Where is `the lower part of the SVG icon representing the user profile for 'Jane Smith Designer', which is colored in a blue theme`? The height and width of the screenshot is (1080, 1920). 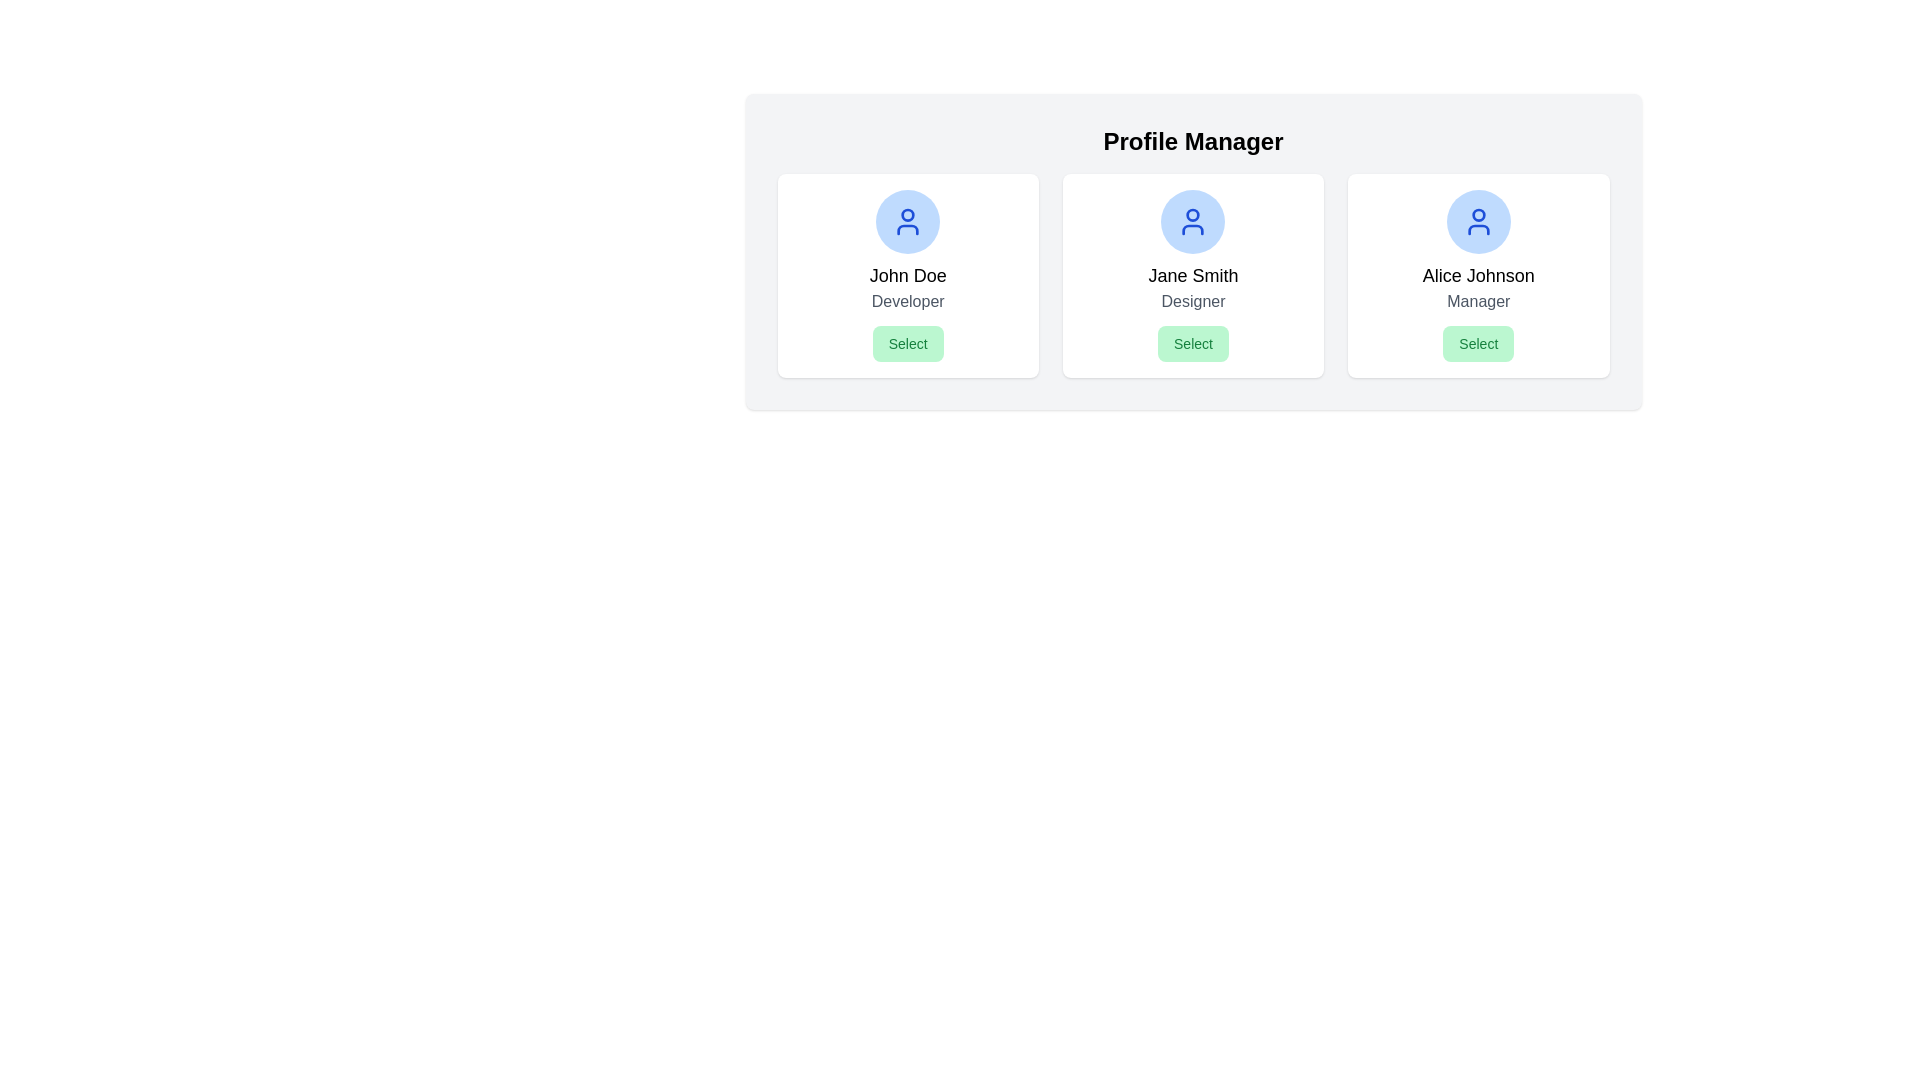 the lower part of the SVG icon representing the user profile for 'Jane Smith Designer', which is colored in a blue theme is located at coordinates (1193, 229).